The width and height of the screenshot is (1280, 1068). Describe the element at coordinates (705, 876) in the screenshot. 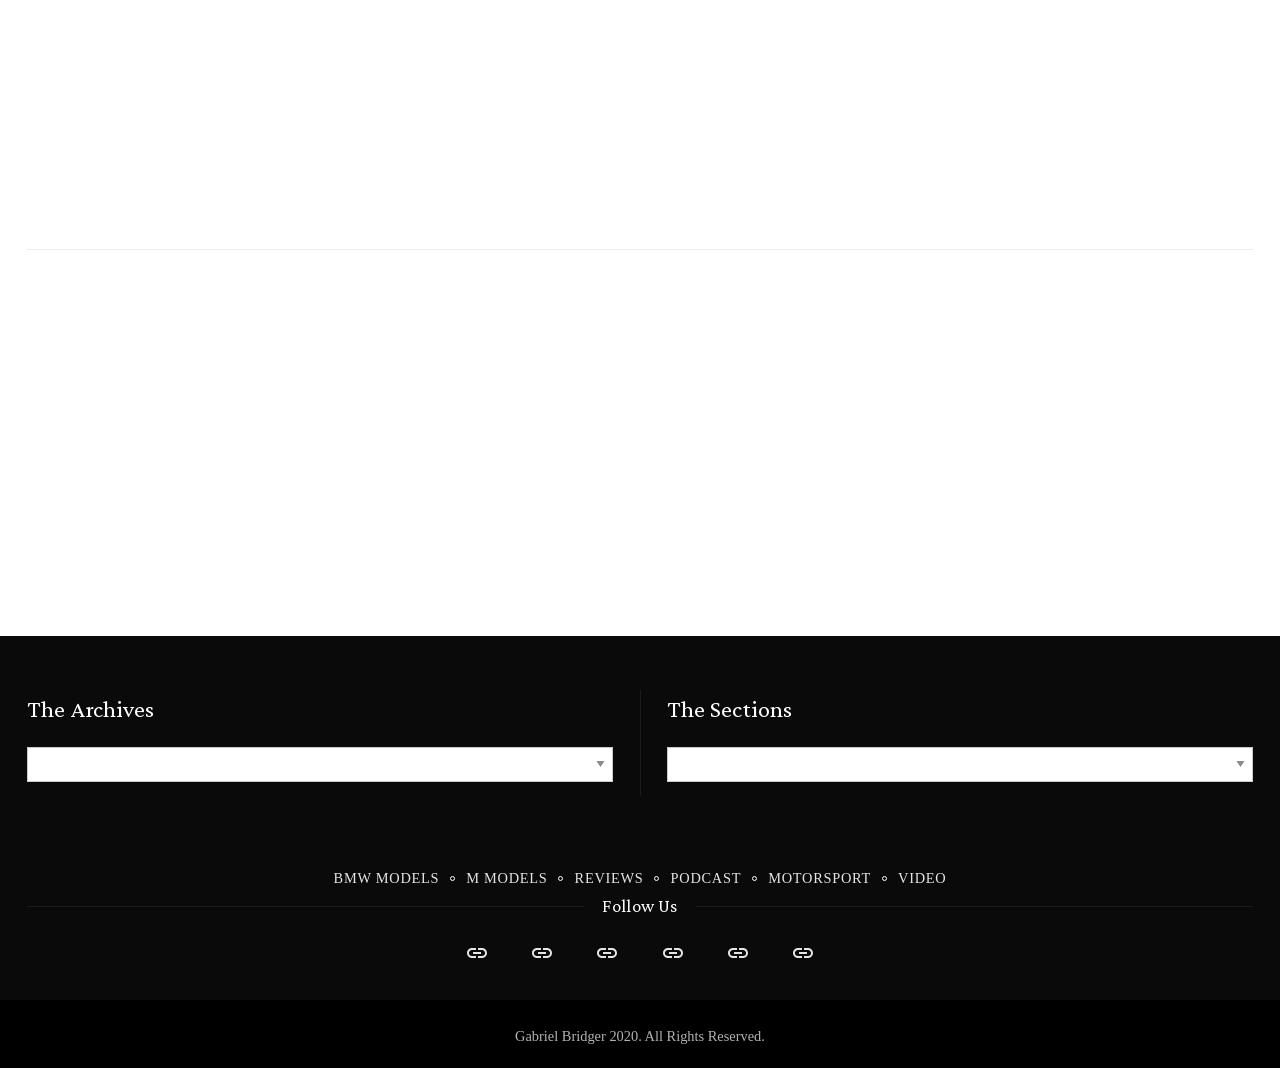

I see `'Podcast'` at that location.